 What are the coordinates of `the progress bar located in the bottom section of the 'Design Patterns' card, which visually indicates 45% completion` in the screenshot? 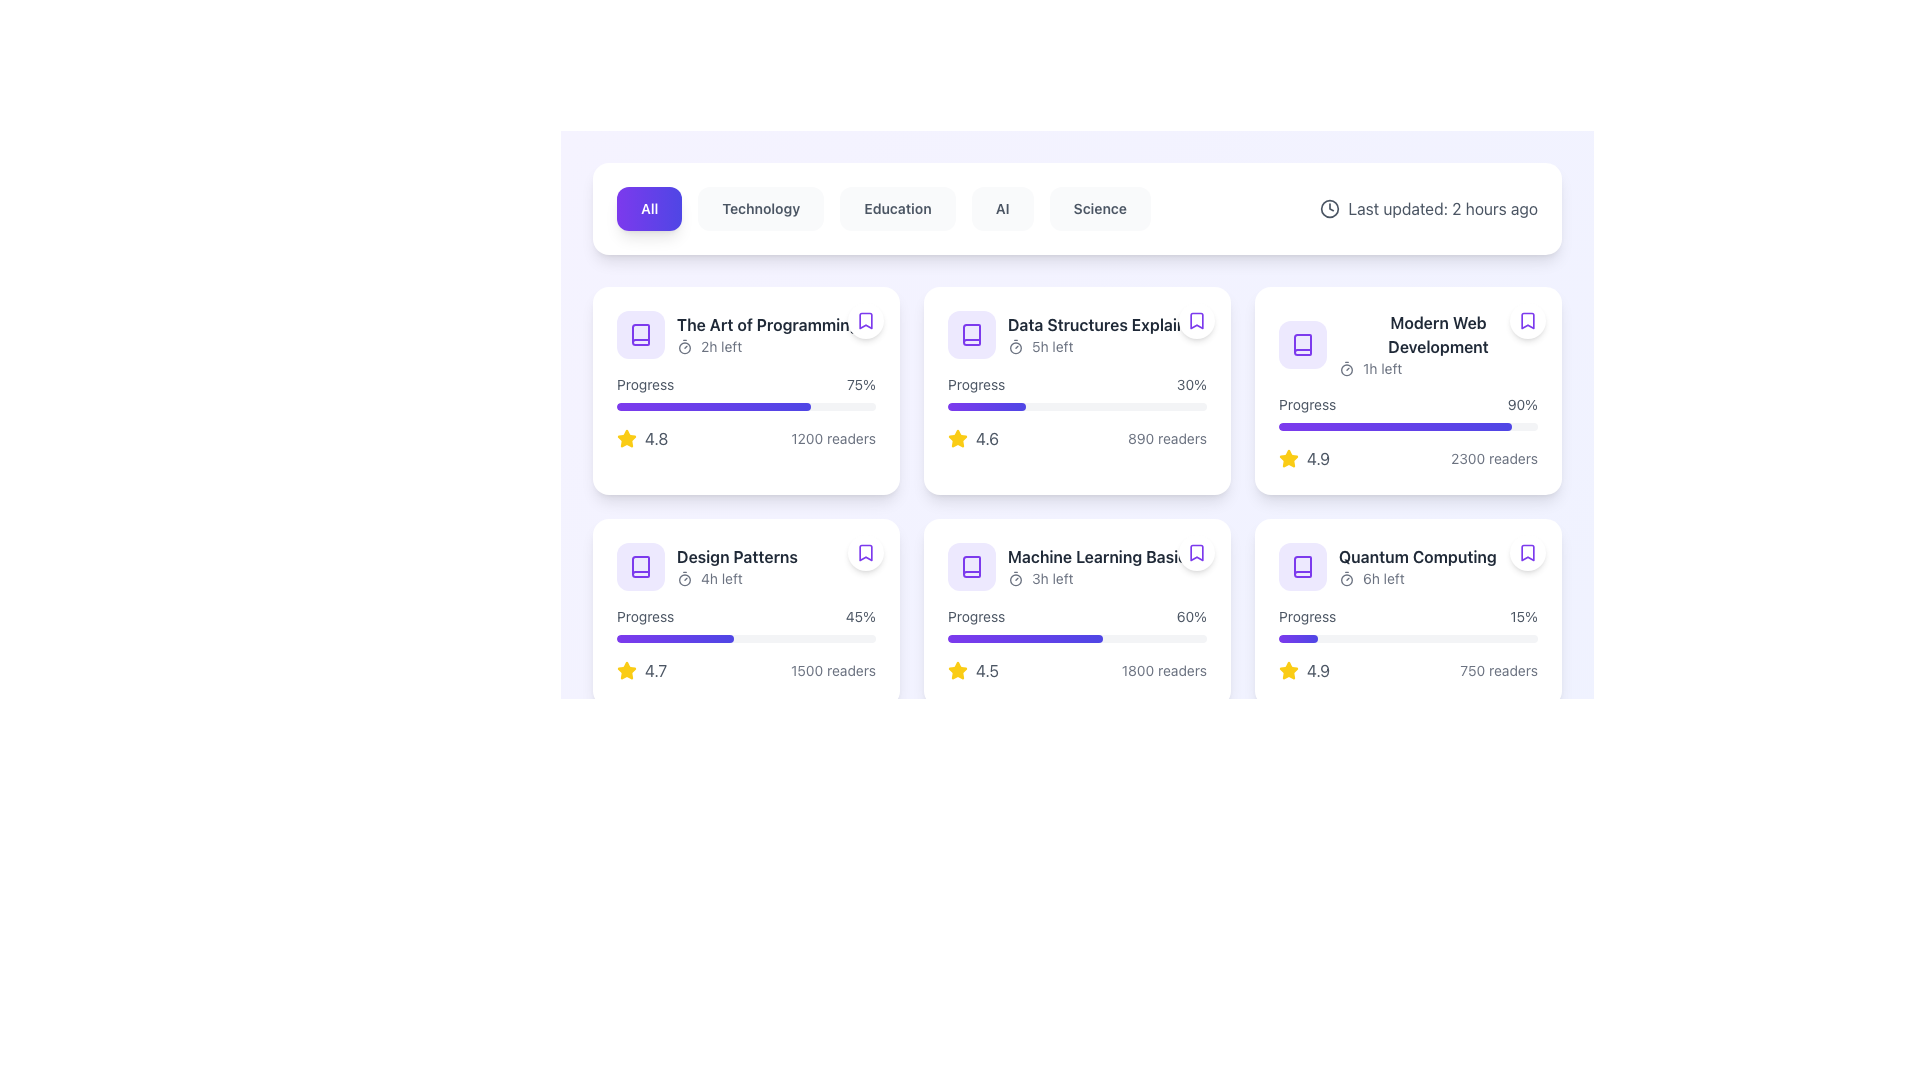 It's located at (745, 639).